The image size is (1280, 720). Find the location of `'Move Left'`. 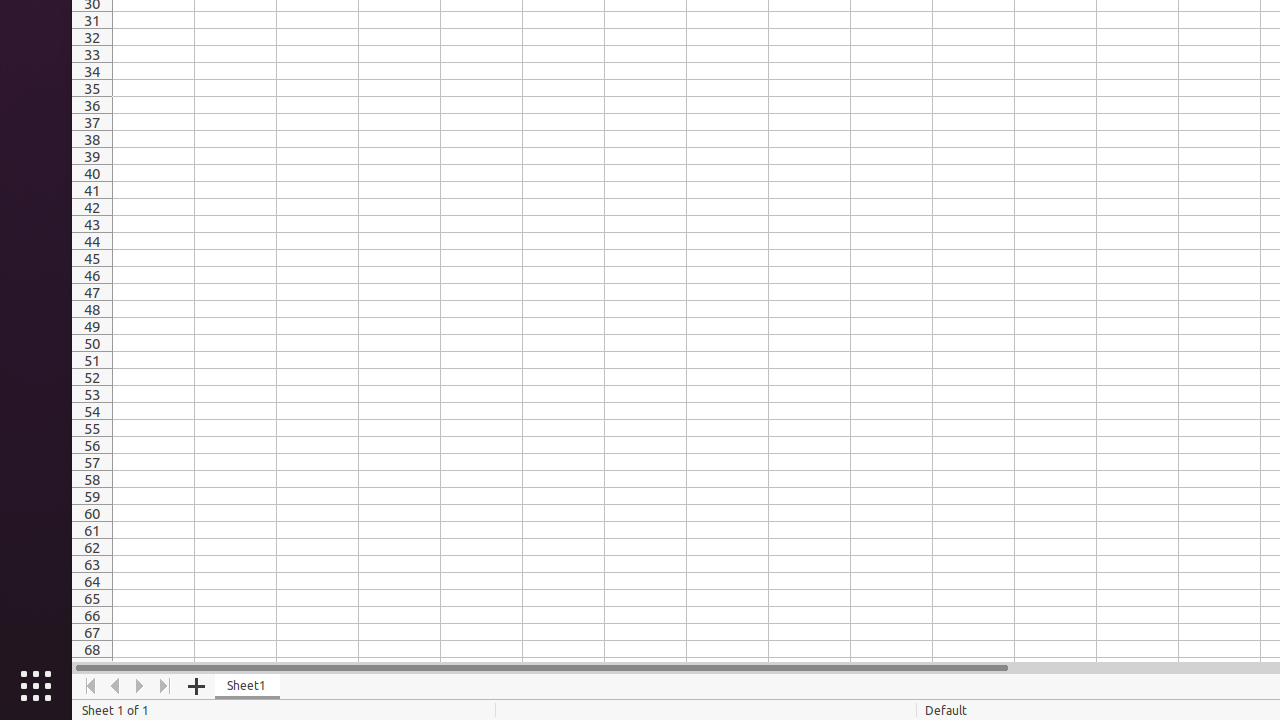

'Move Left' is located at coordinates (114, 685).